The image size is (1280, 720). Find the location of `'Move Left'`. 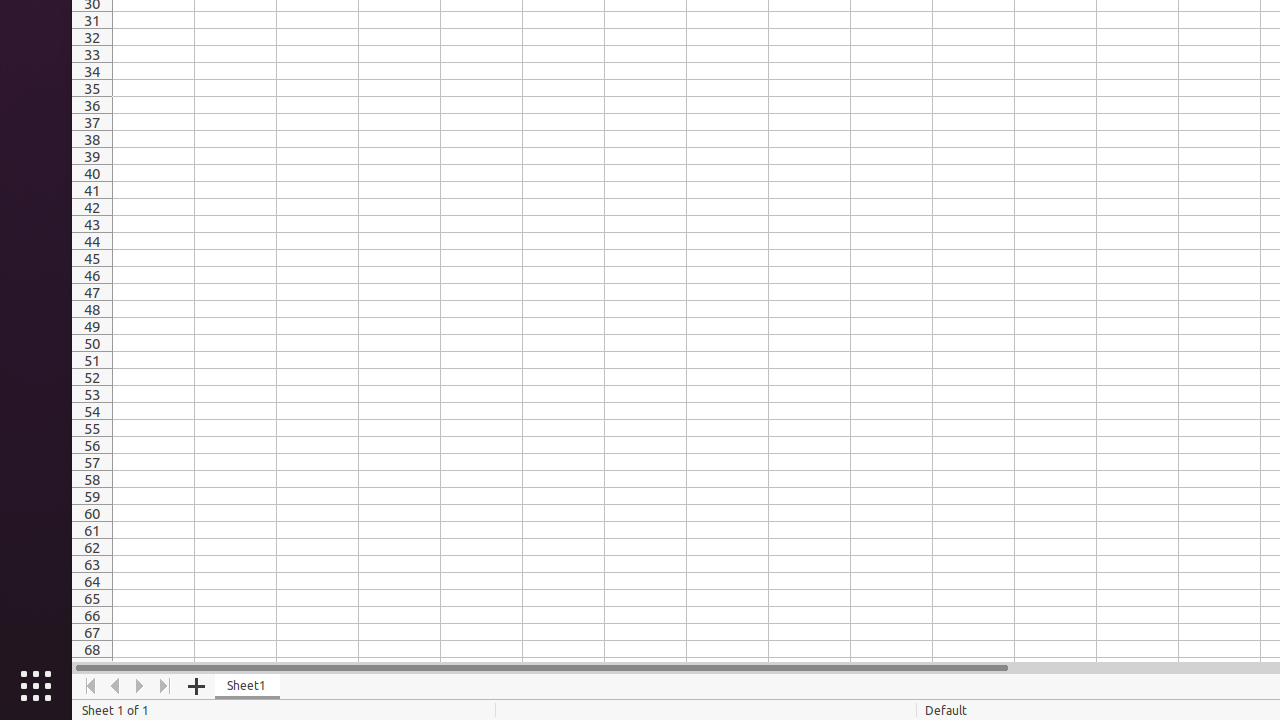

'Move Left' is located at coordinates (114, 685).